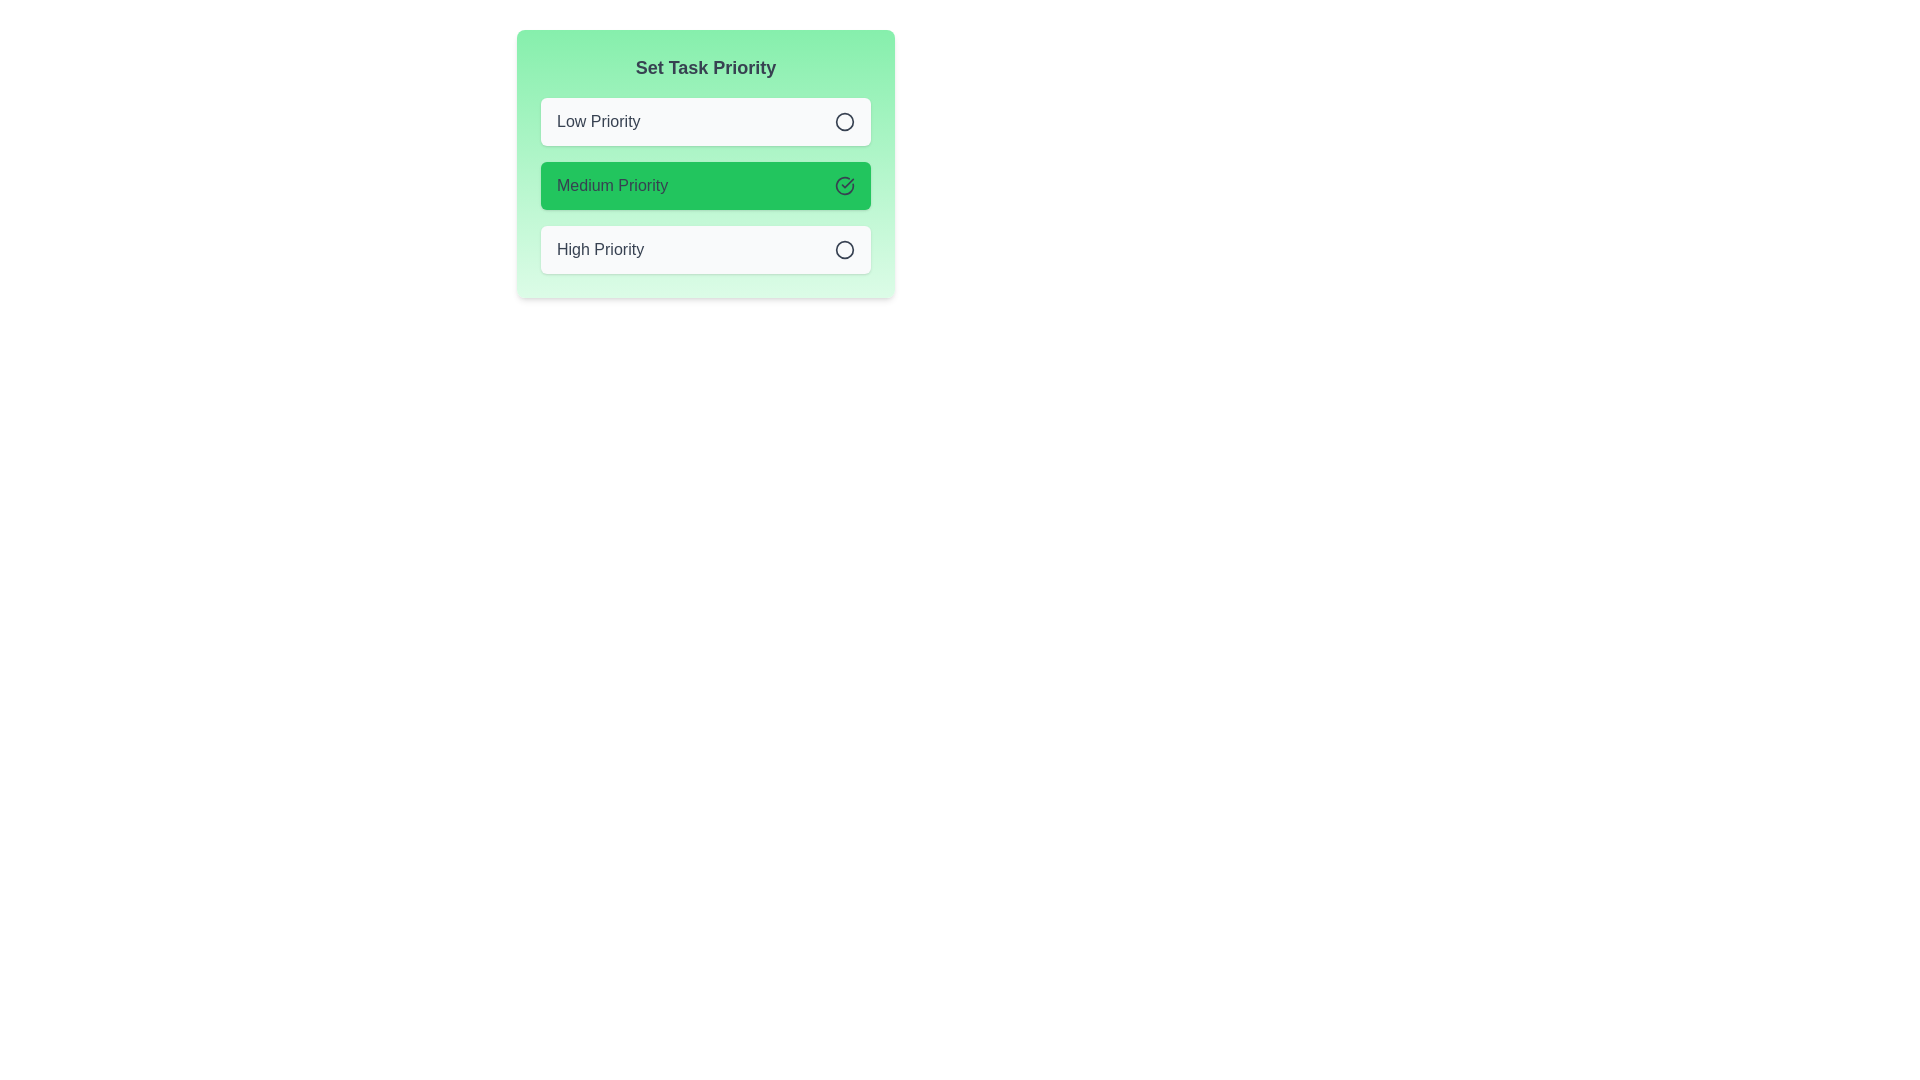 The width and height of the screenshot is (1920, 1080). What do you see at coordinates (844, 120) in the screenshot?
I see `the circular outline indicator next to the 'Low Priority' label` at bounding box center [844, 120].